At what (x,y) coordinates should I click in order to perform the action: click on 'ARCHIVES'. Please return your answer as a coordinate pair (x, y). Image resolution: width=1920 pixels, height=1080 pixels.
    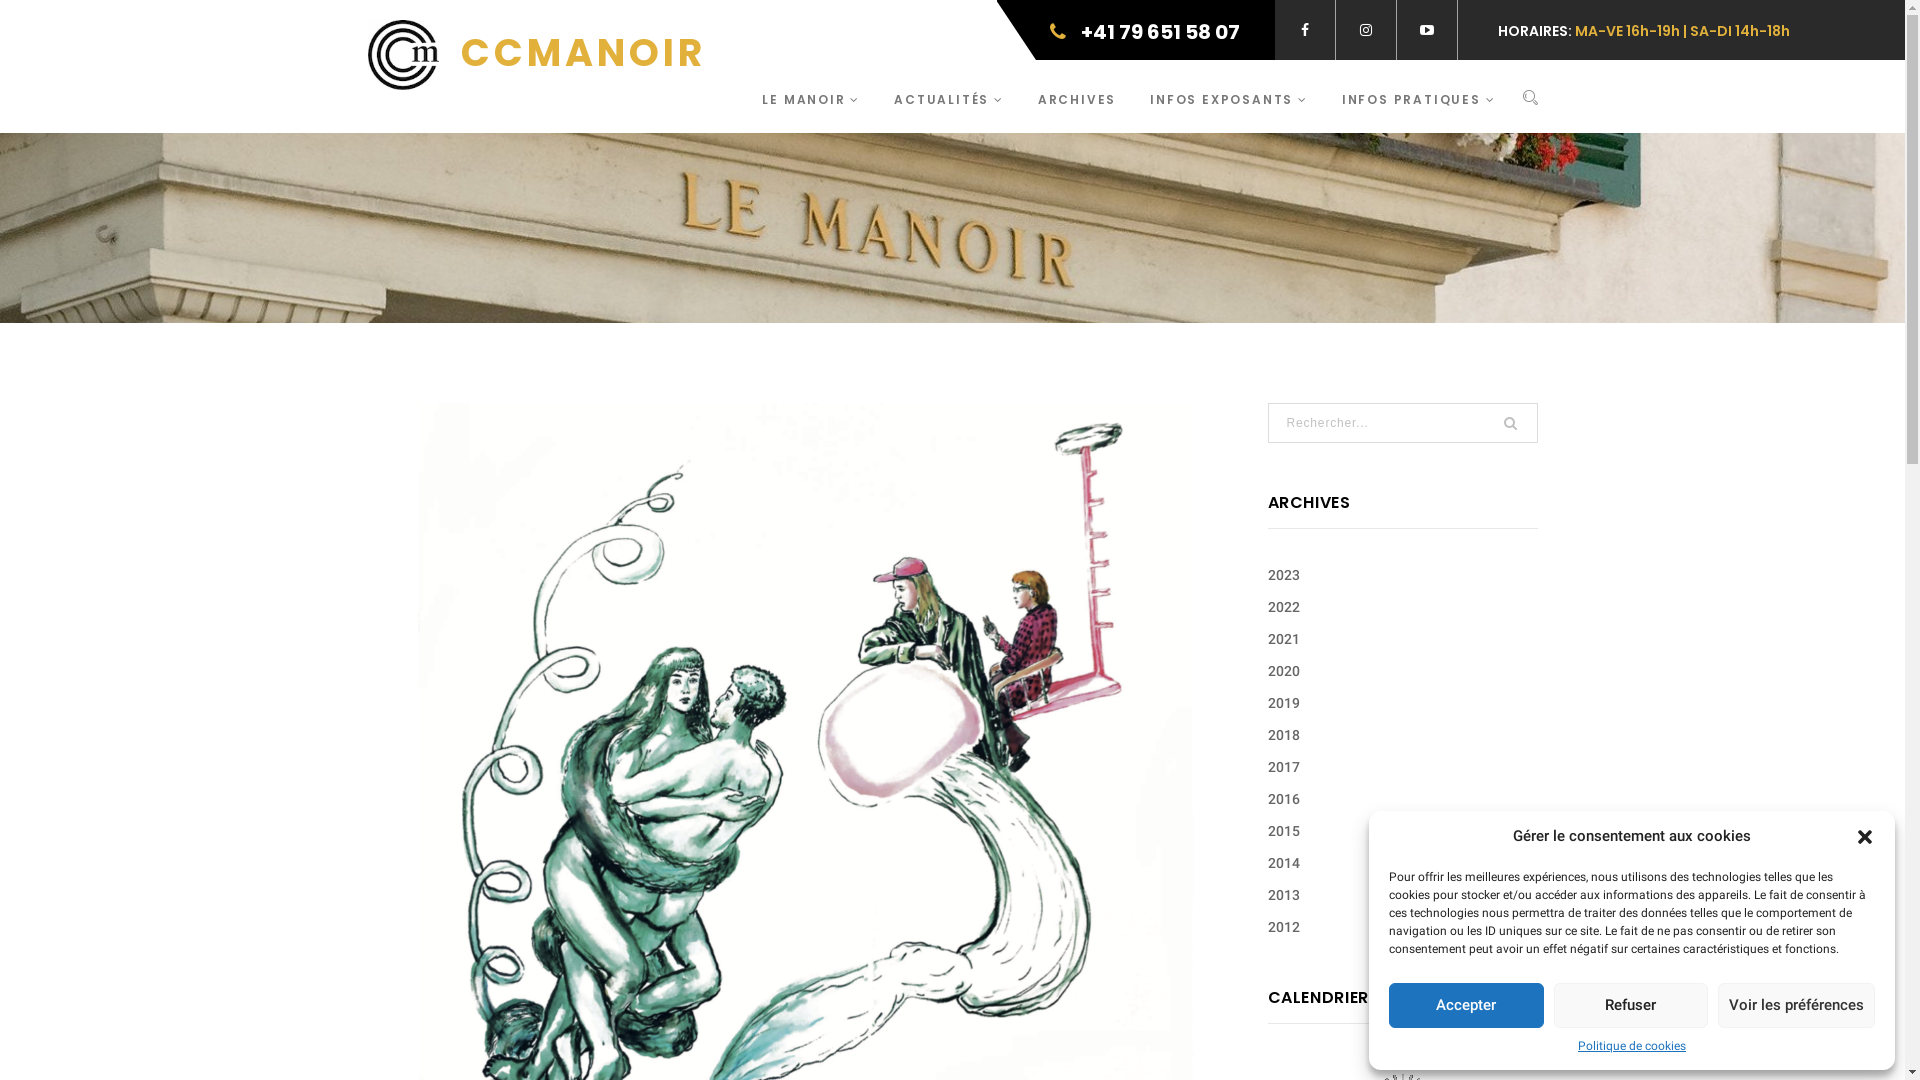
    Looking at the image, I should click on (1075, 96).